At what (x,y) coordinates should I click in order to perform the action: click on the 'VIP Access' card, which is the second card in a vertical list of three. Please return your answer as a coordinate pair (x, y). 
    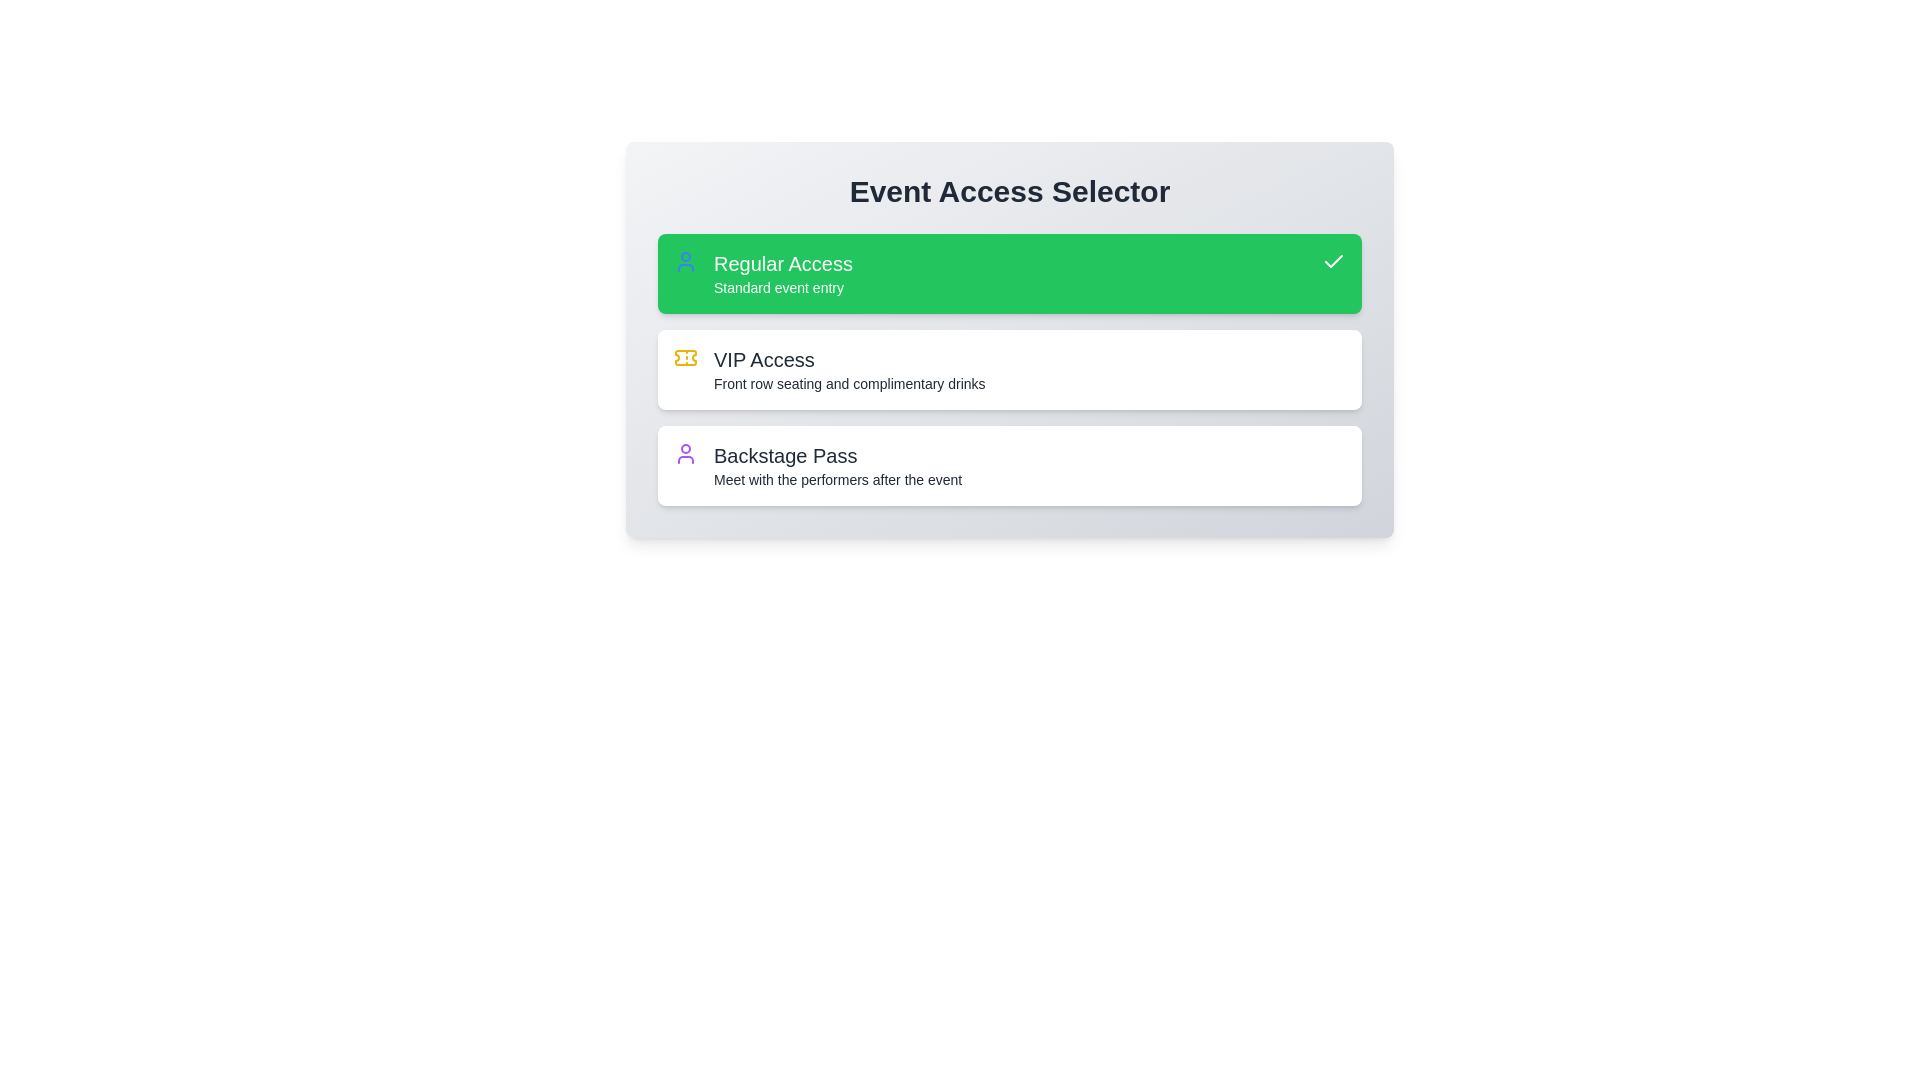
    Looking at the image, I should click on (1009, 370).